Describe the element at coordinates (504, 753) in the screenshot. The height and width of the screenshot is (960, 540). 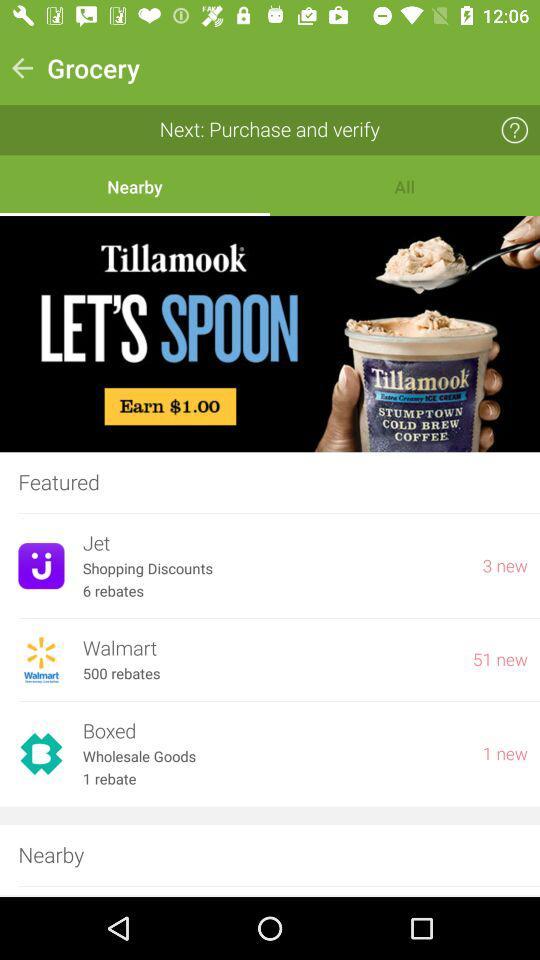
I see `1 new icon` at that location.